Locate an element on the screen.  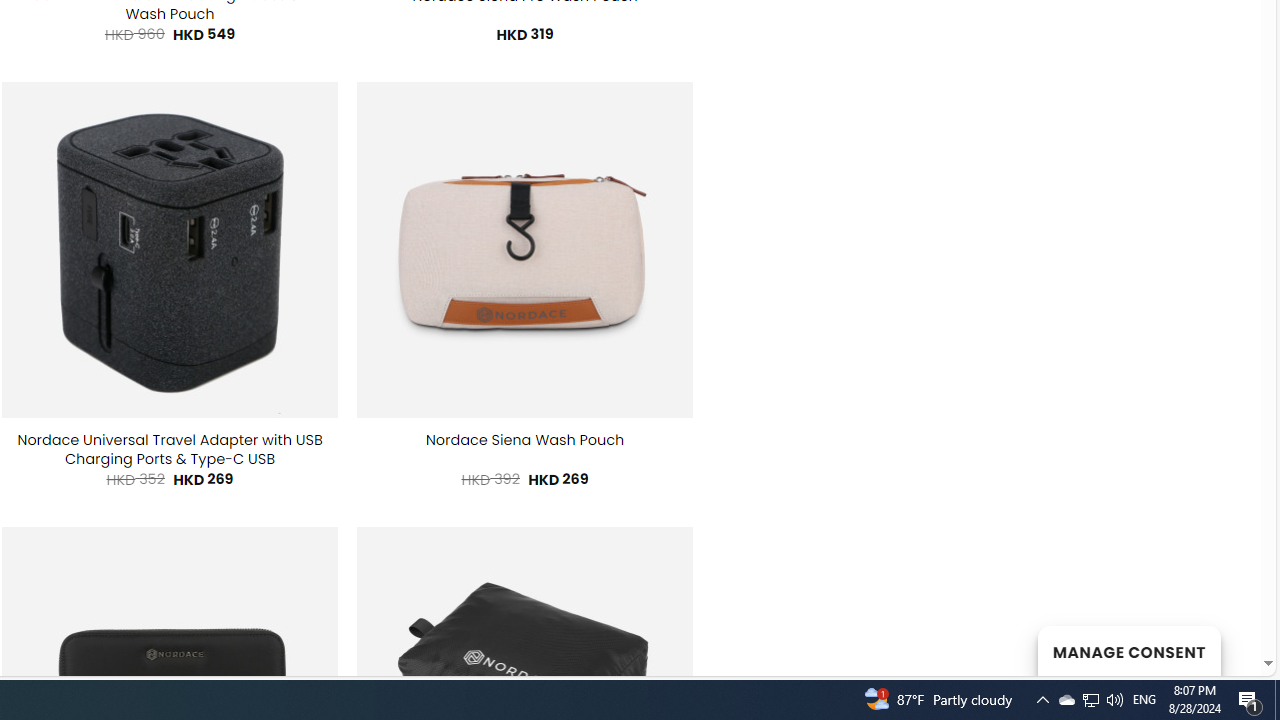
'MANAGE CONSENT' is located at coordinates (1128, 650).